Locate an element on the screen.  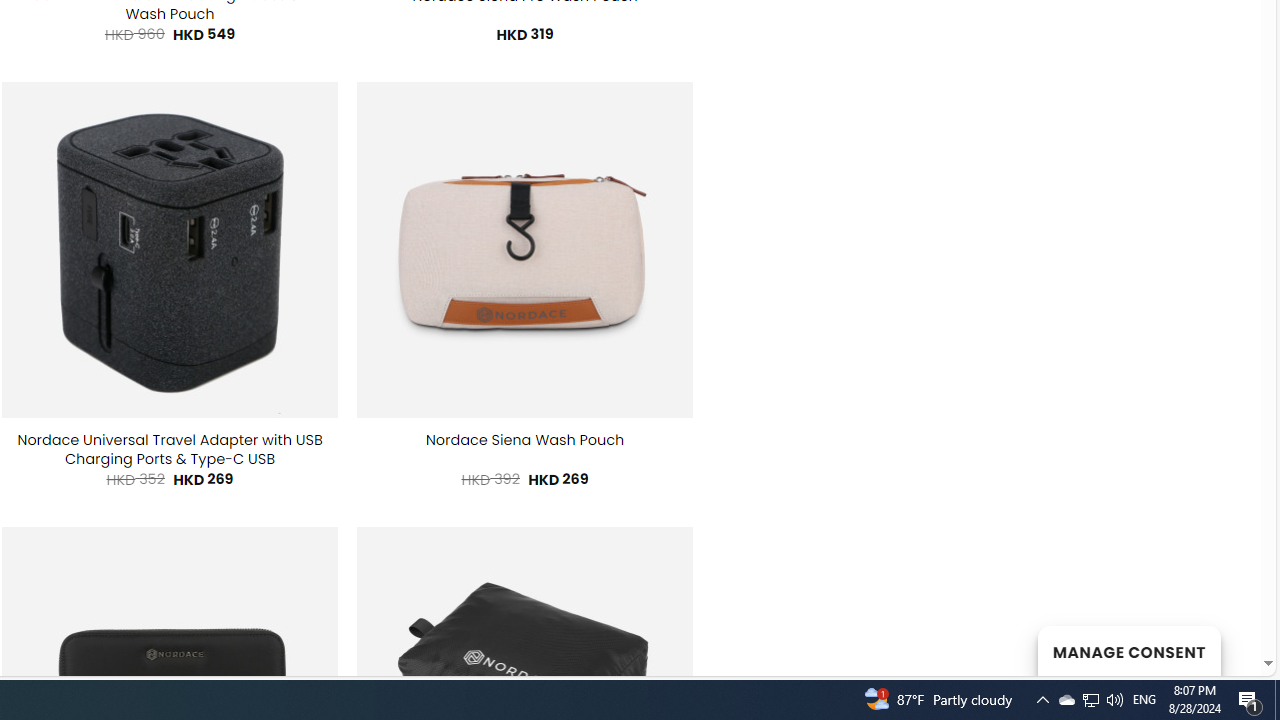
'MANAGE CONSENT' is located at coordinates (1128, 650).